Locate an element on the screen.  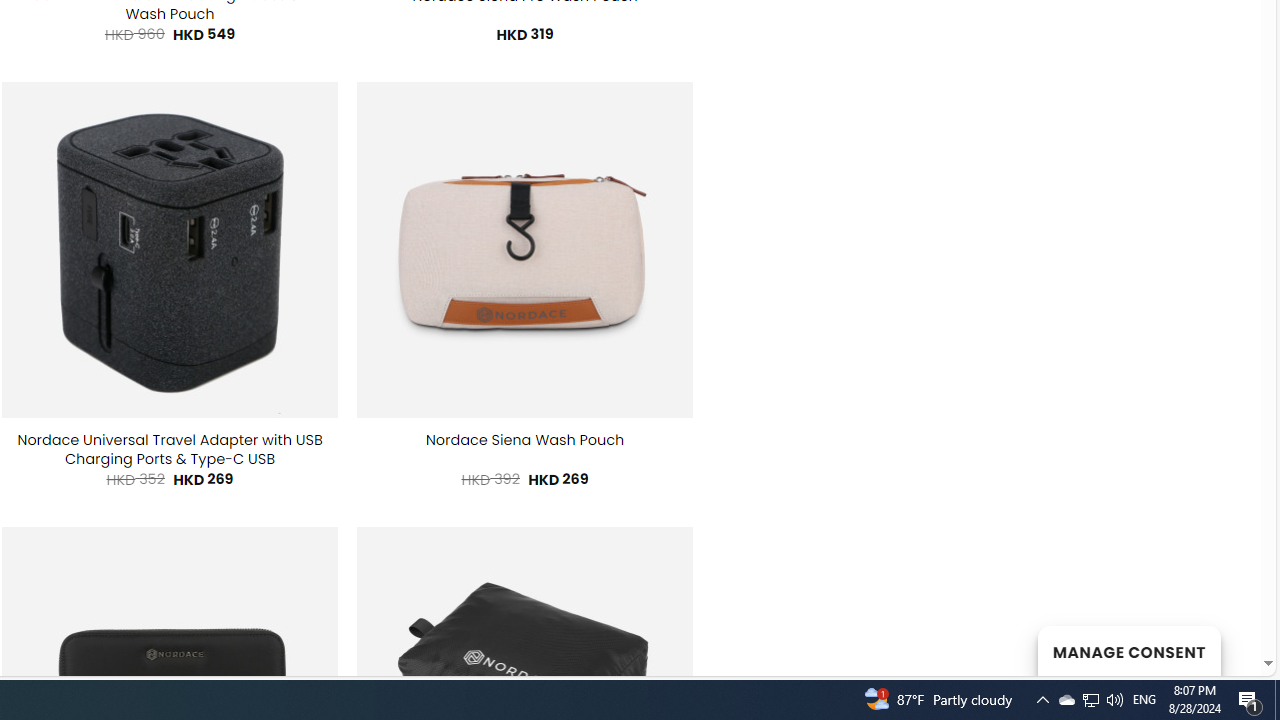
'MANAGE CONSENT' is located at coordinates (1128, 650).